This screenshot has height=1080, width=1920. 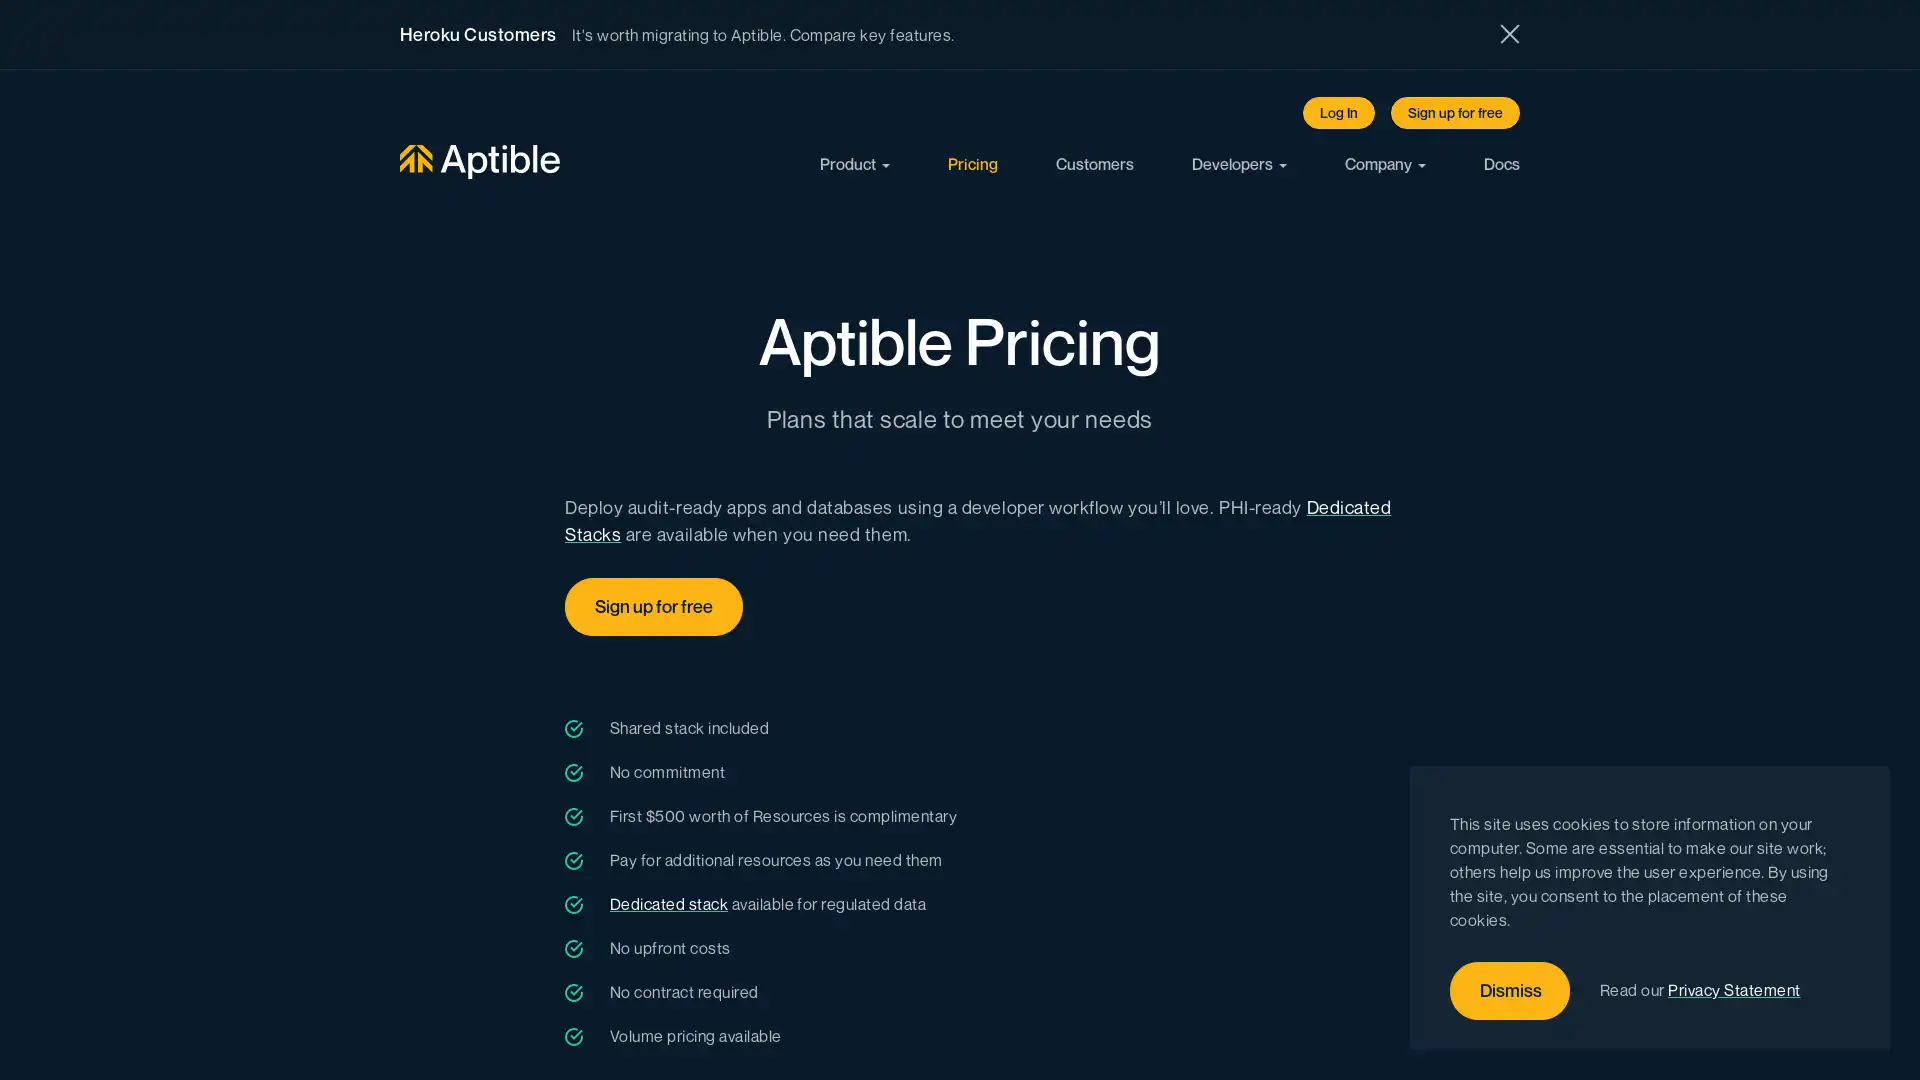 I want to click on Sign up for free, so click(x=653, y=605).